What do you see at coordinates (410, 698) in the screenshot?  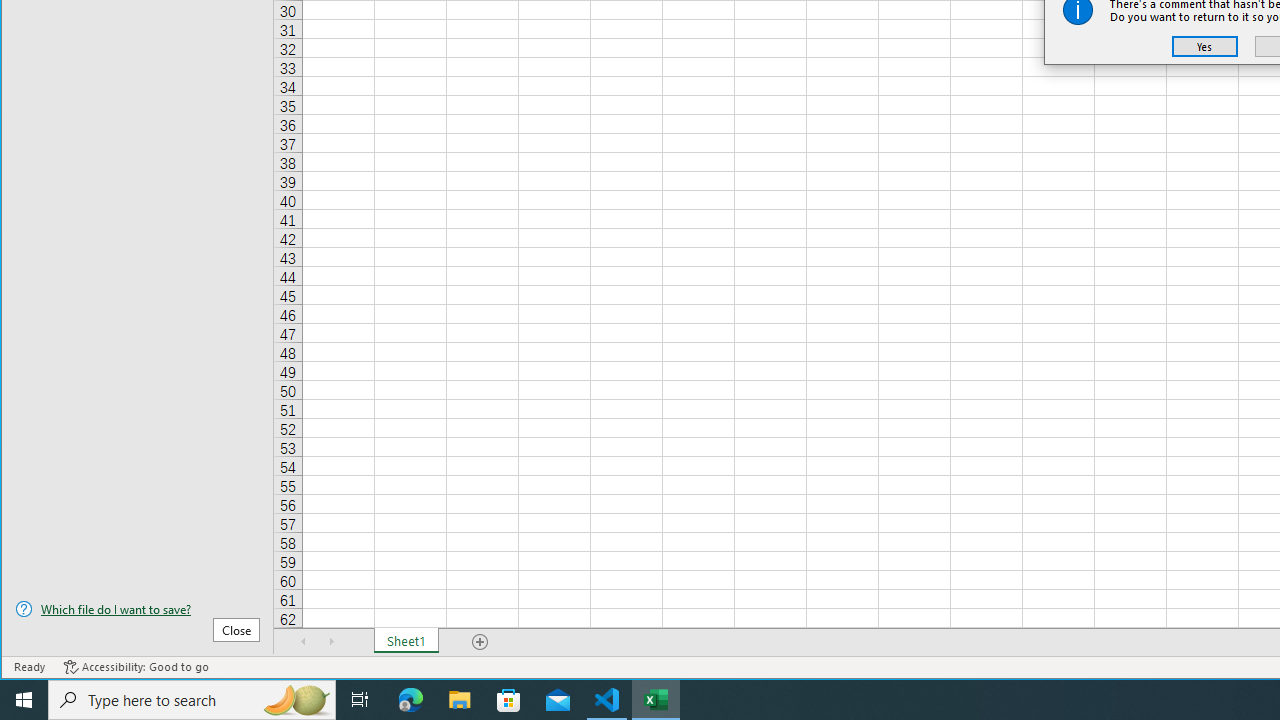 I see `'Microsoft Edge'` at bounding box center [410, 698].